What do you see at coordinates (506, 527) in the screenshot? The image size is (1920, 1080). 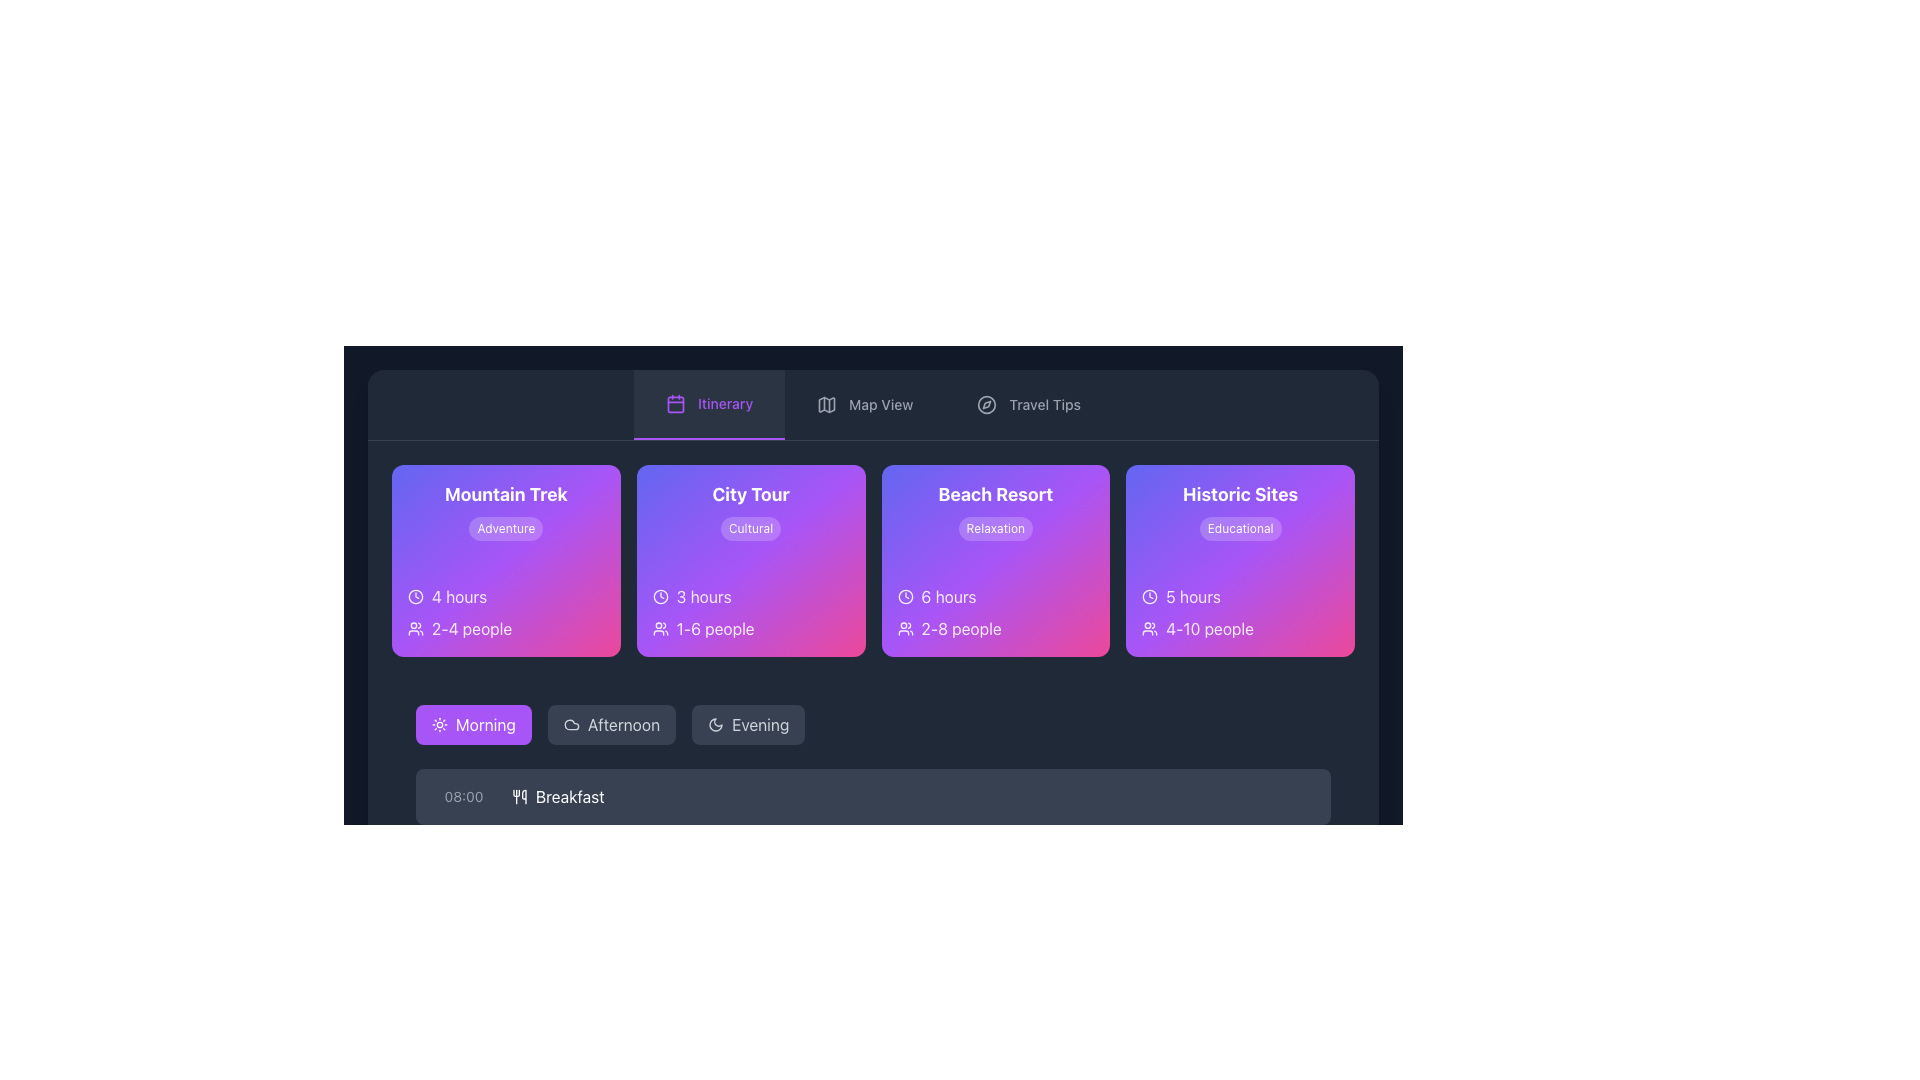 I see `the text of the 'Adventure' label located below the title 'Mountain Trek' and centrally aligned within its card` at bounding box center [506, 527].